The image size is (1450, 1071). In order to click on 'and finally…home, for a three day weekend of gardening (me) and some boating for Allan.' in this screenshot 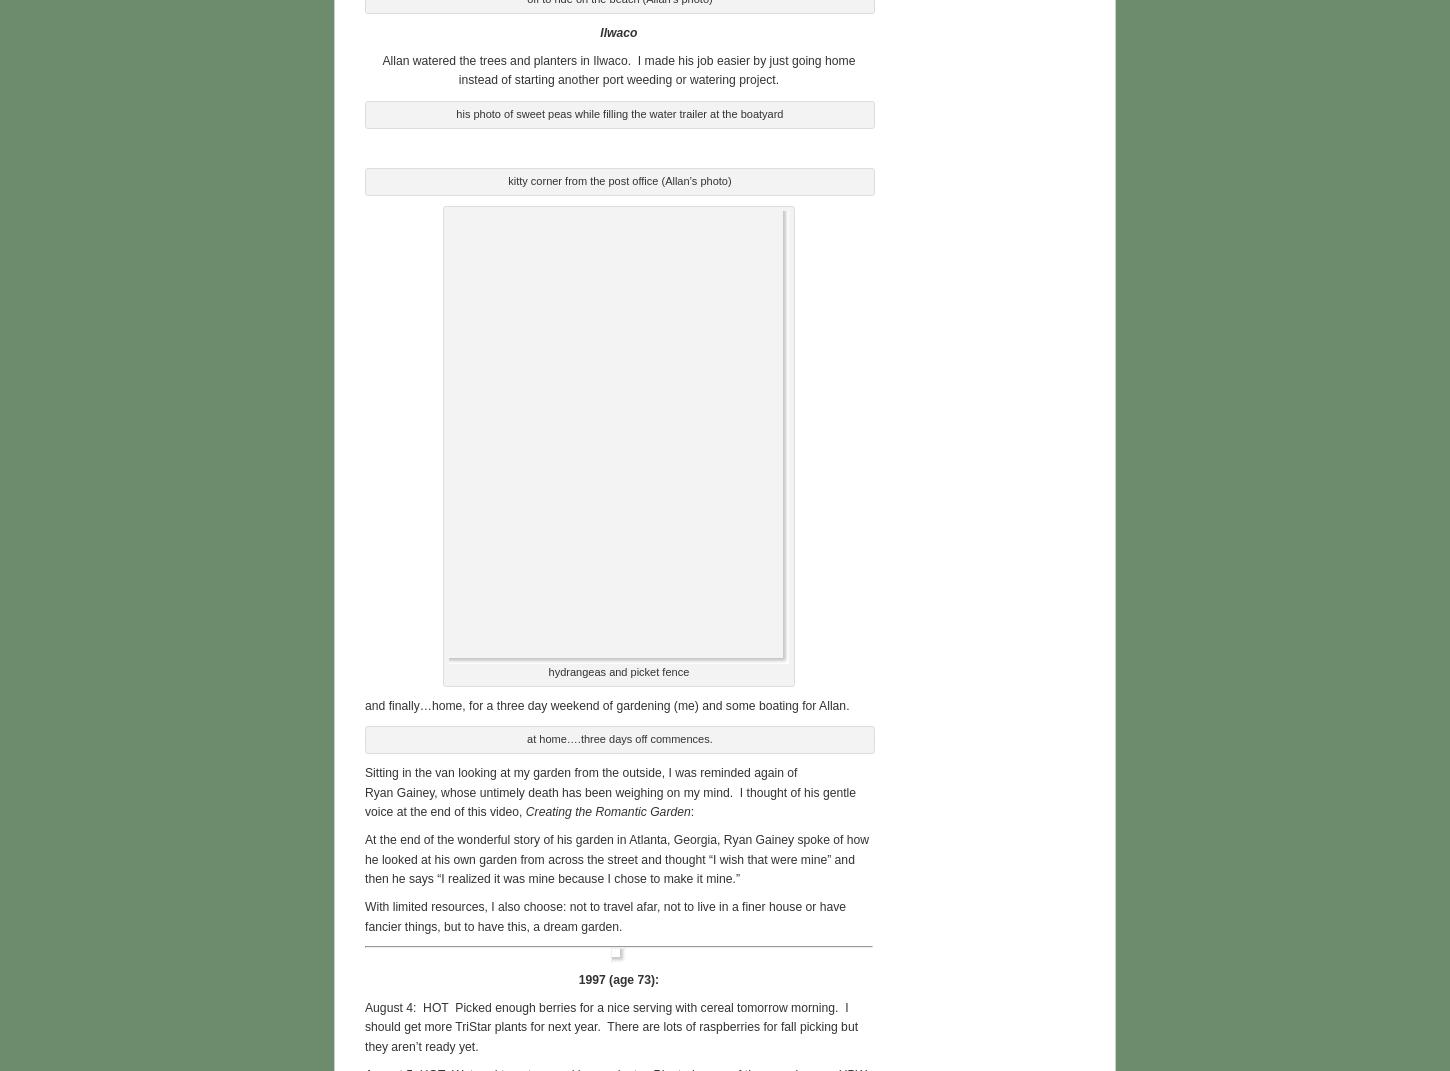, I will do `click(605, 703)`.